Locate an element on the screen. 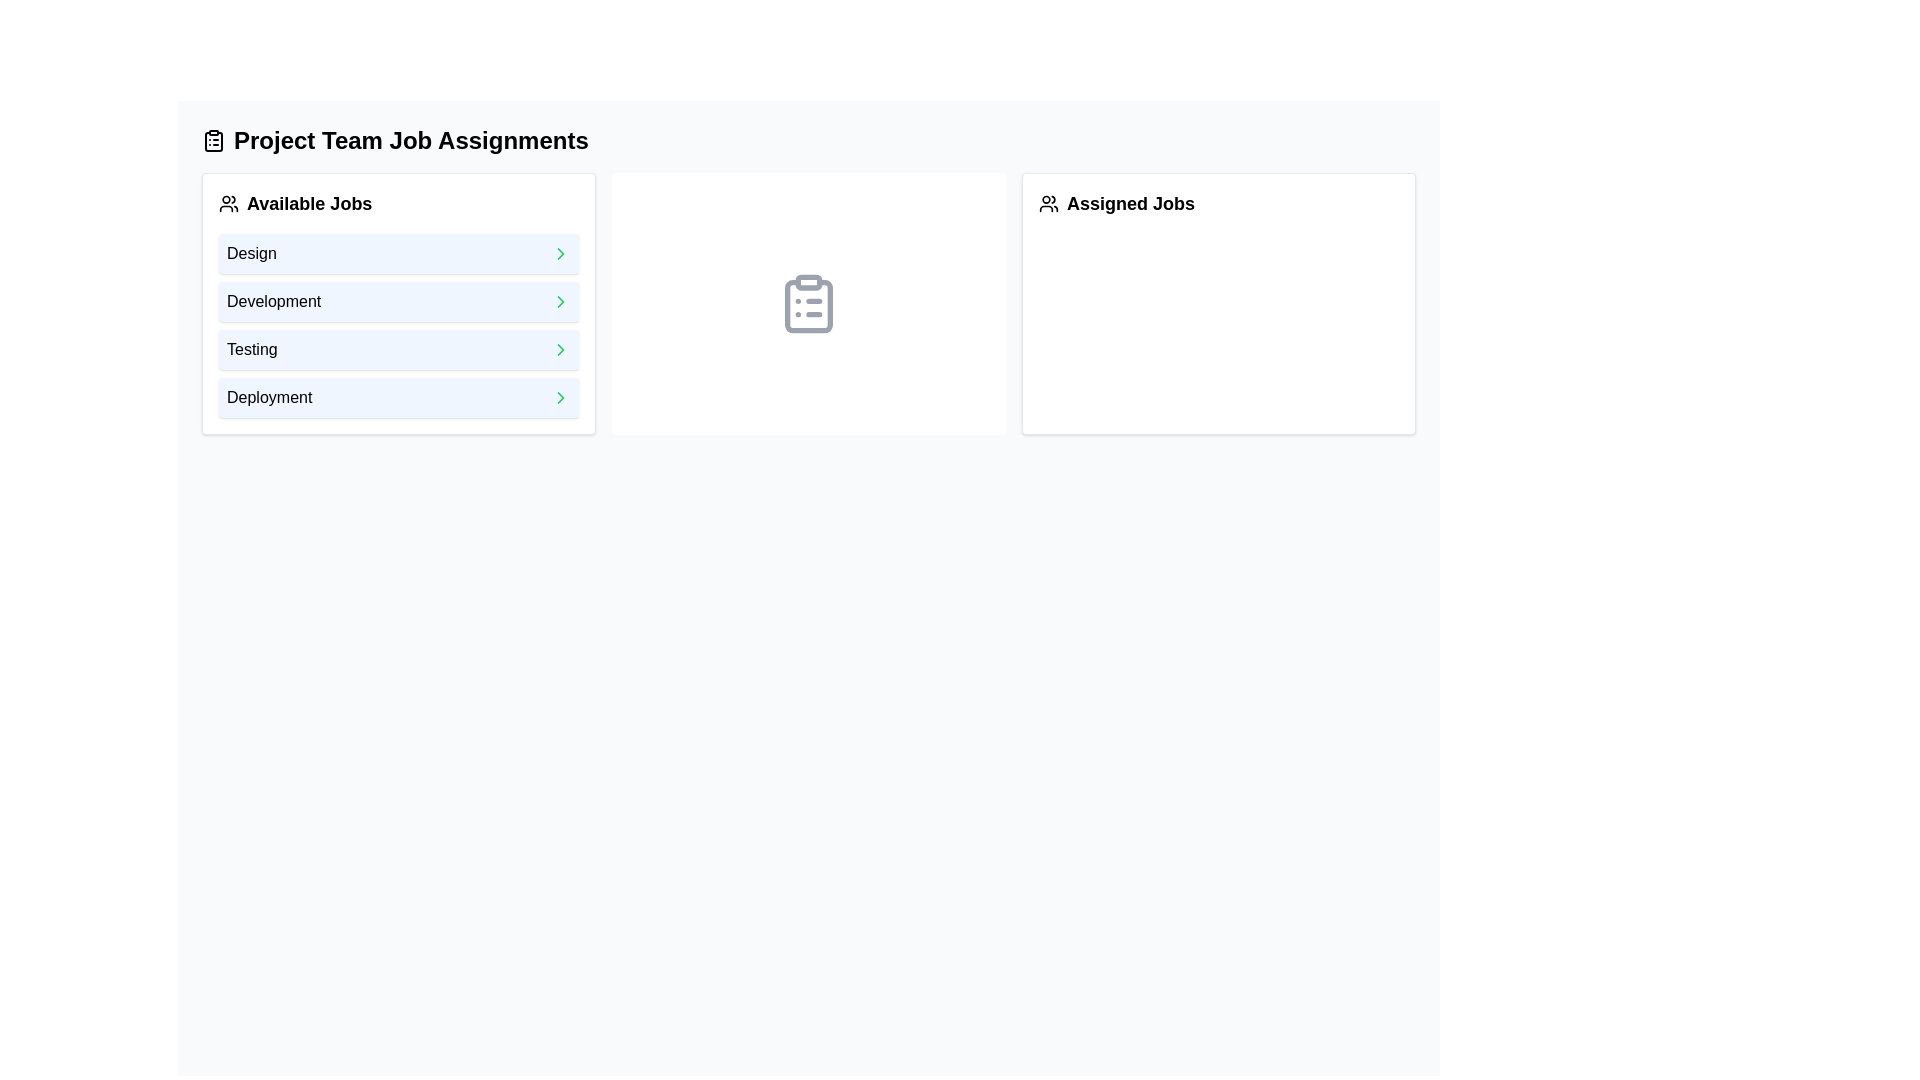 Image resolution: width=1920 pixels, height=1080 pixels. the text label serving as the heading for job categories in the 'Available Jobs' section is located at coordinates (250, 253).